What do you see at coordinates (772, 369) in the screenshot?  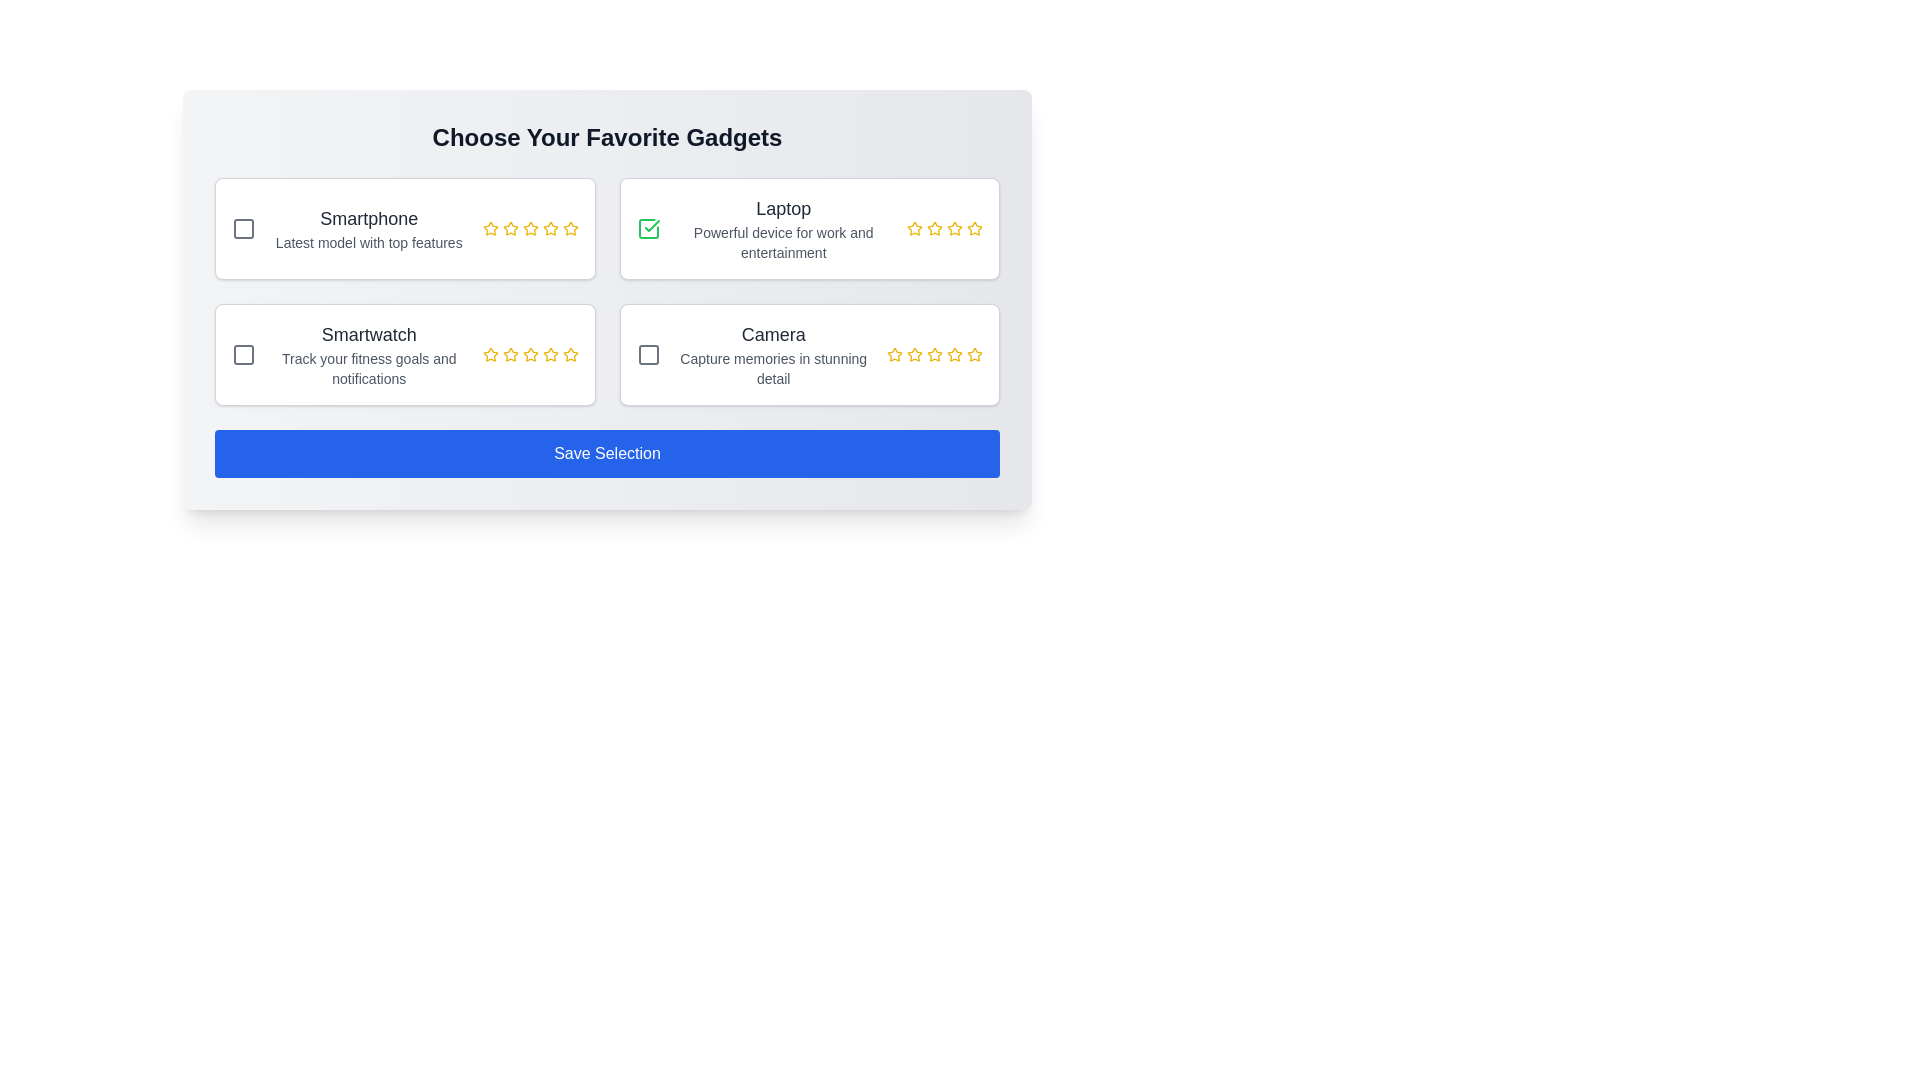 I see `the descriptive text reading 'Capture memories in stunning detail' located beneath the label 'Camera' in the third card of the second row` at bounding box center [772, 369].